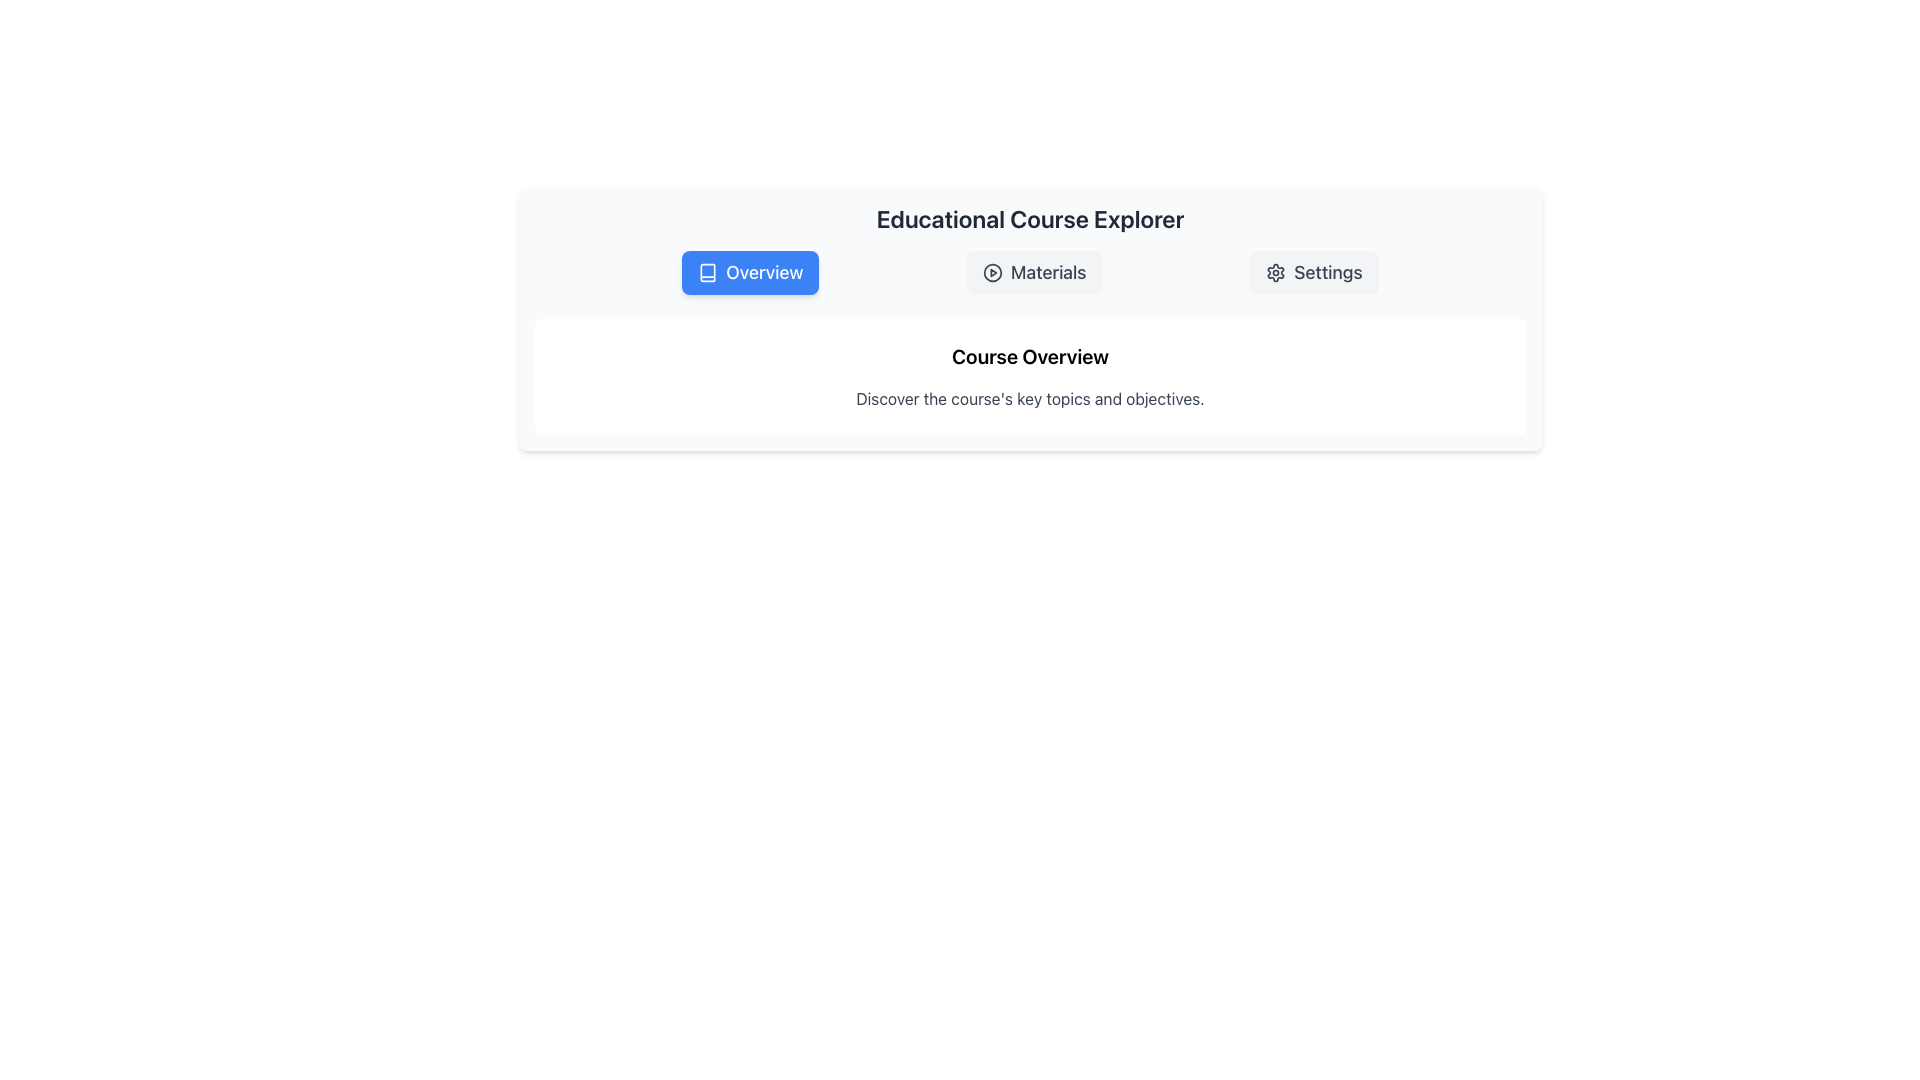  Describe the element at coordinates (1034, 273) in the screenshot. I see `the button located between the 'Overview' button on its left and the 'Settings' button on its right` at that location.